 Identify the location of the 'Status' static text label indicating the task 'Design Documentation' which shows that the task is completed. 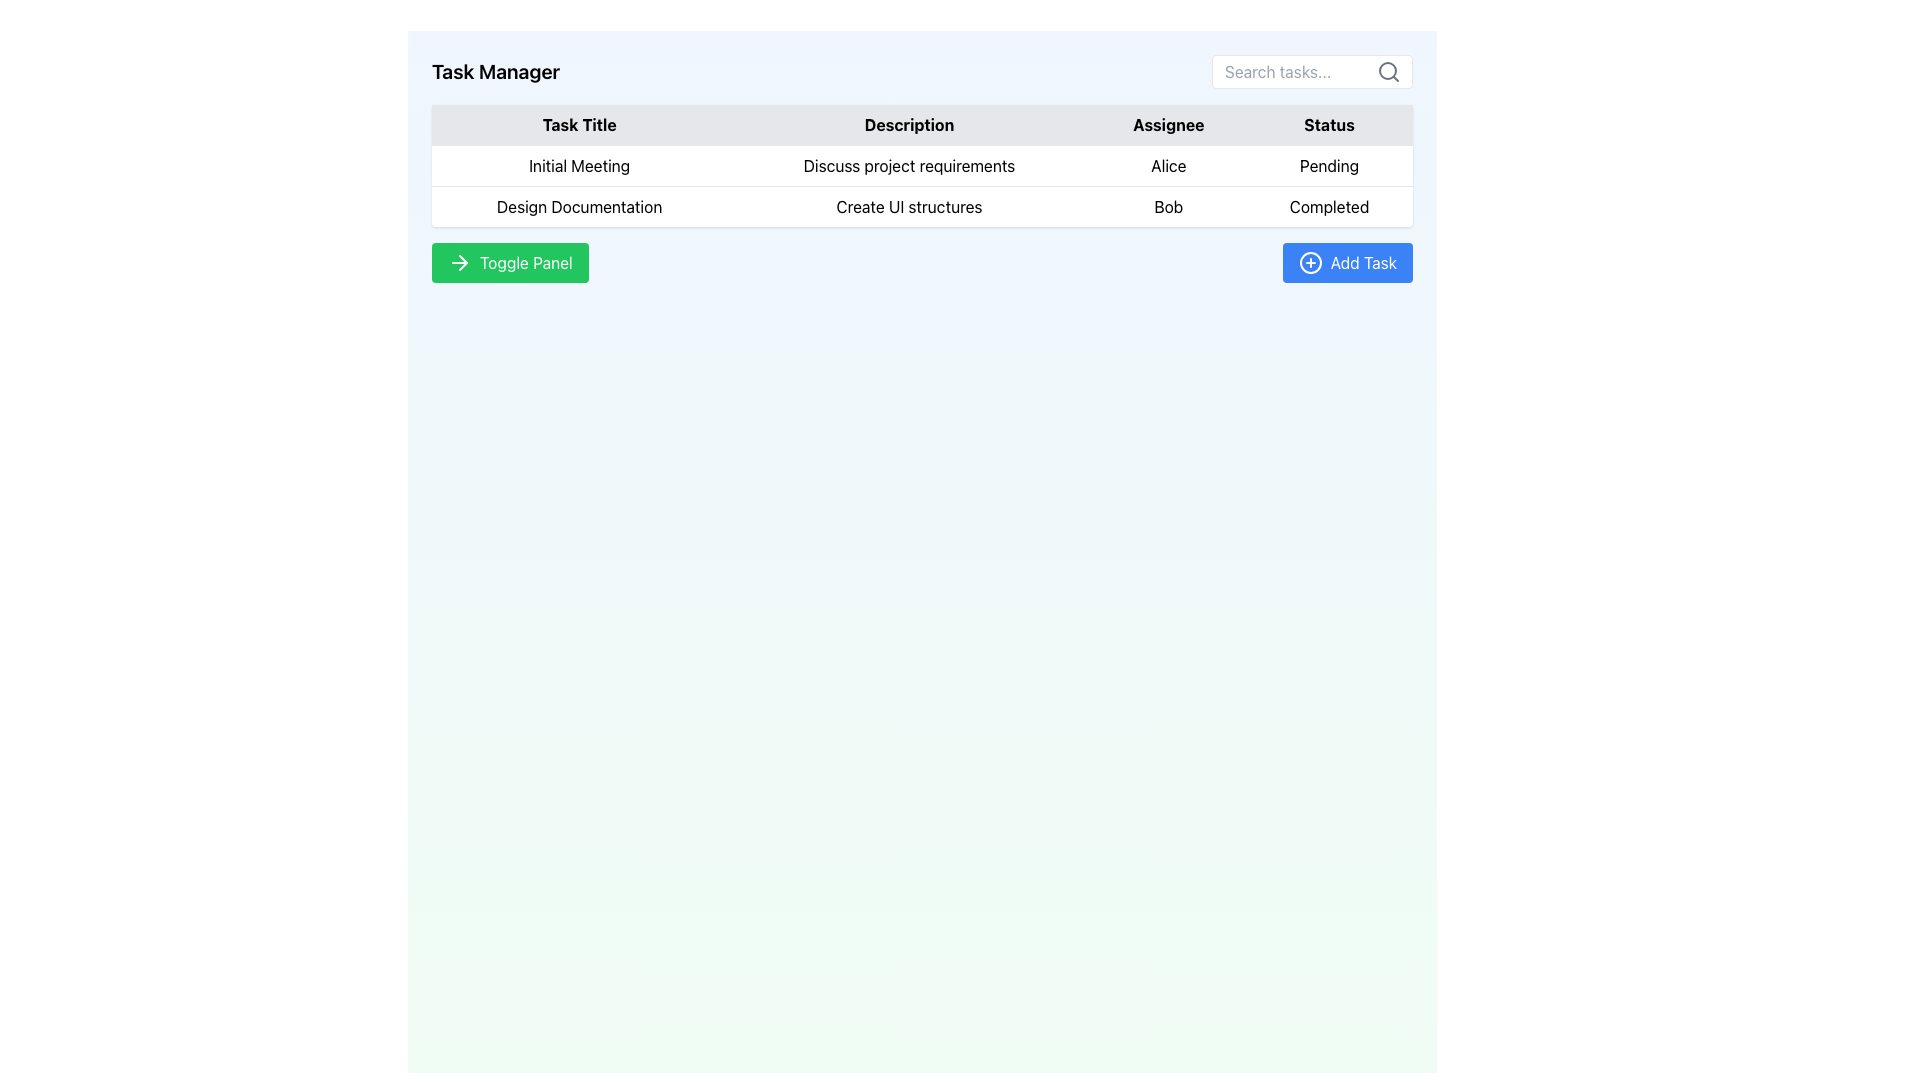
(1329, 206).